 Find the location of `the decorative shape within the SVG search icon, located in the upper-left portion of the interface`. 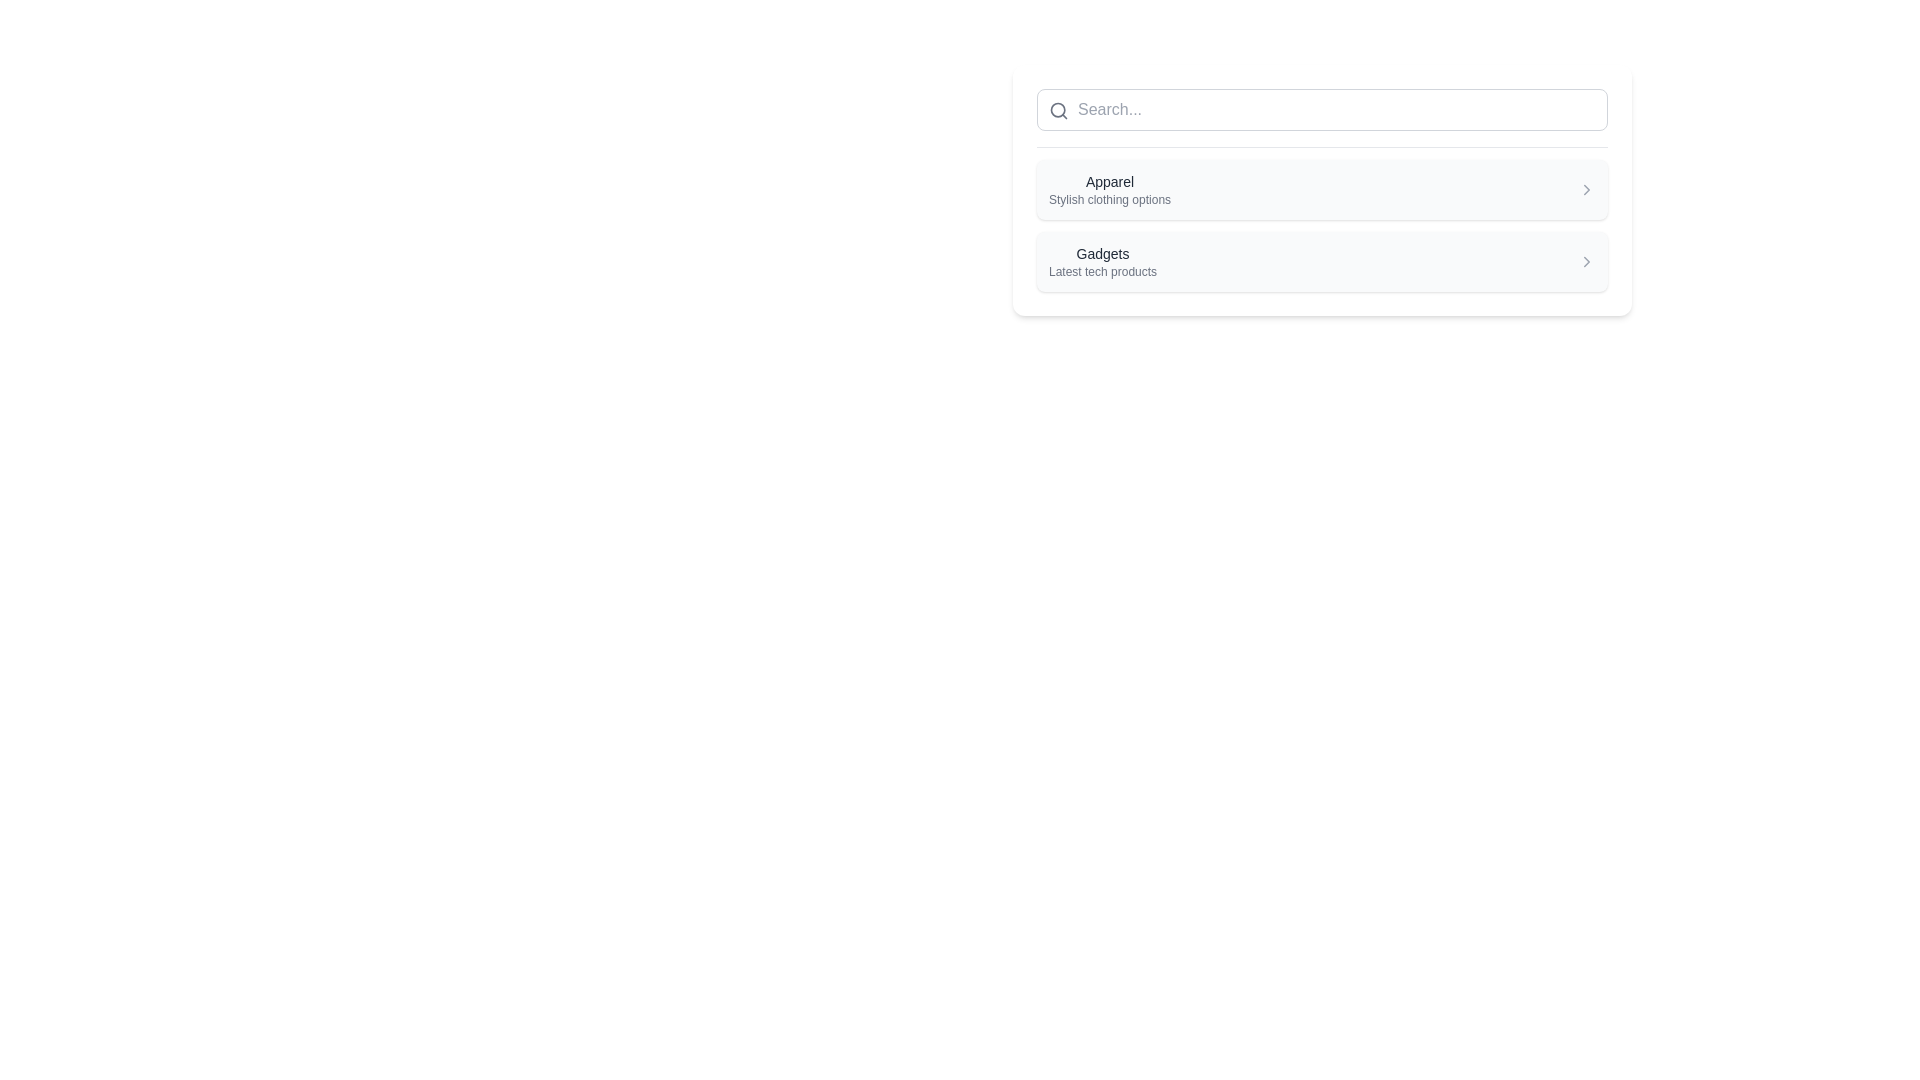

the decorative shape within the SVG search icon, located in the upper-left portion of the interface is located at coordinates (1057, 110).